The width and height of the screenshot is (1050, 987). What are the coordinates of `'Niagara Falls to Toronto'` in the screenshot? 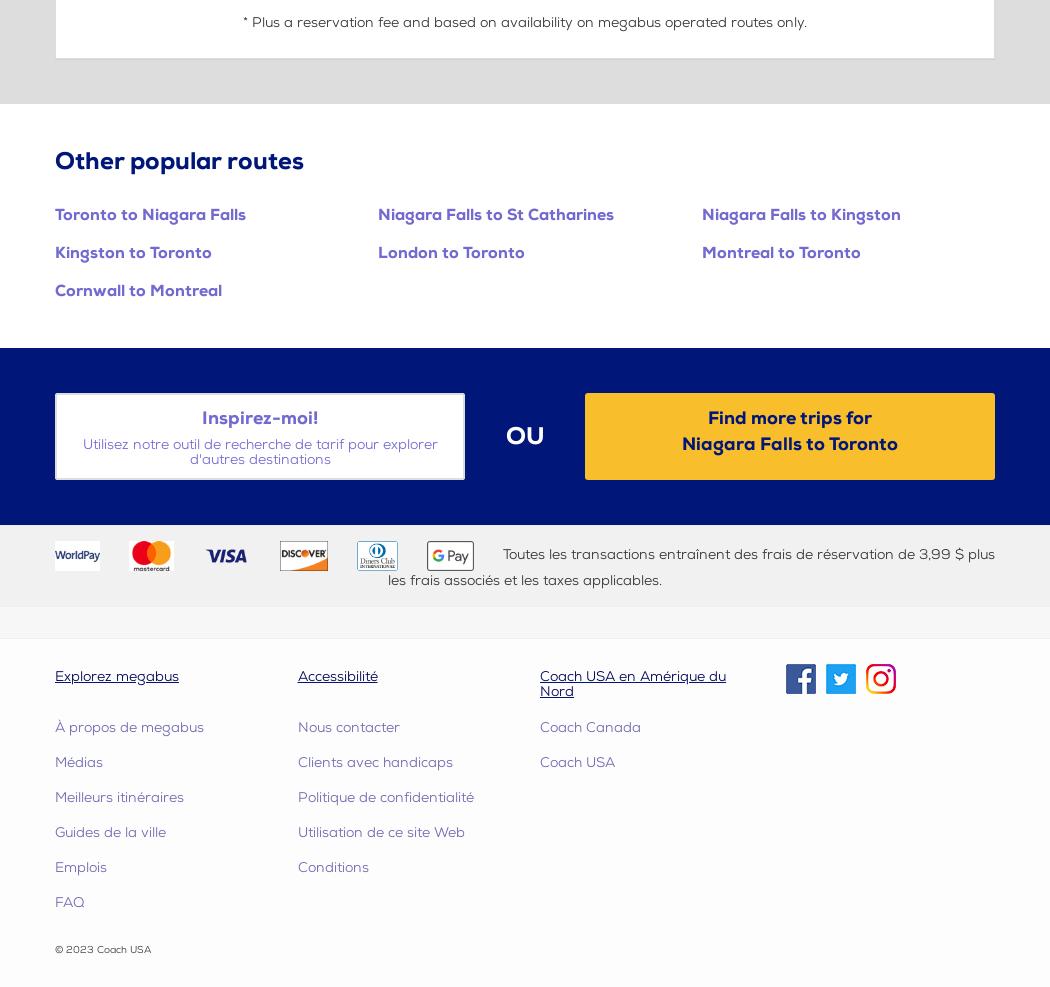 It's located at (789, 442).